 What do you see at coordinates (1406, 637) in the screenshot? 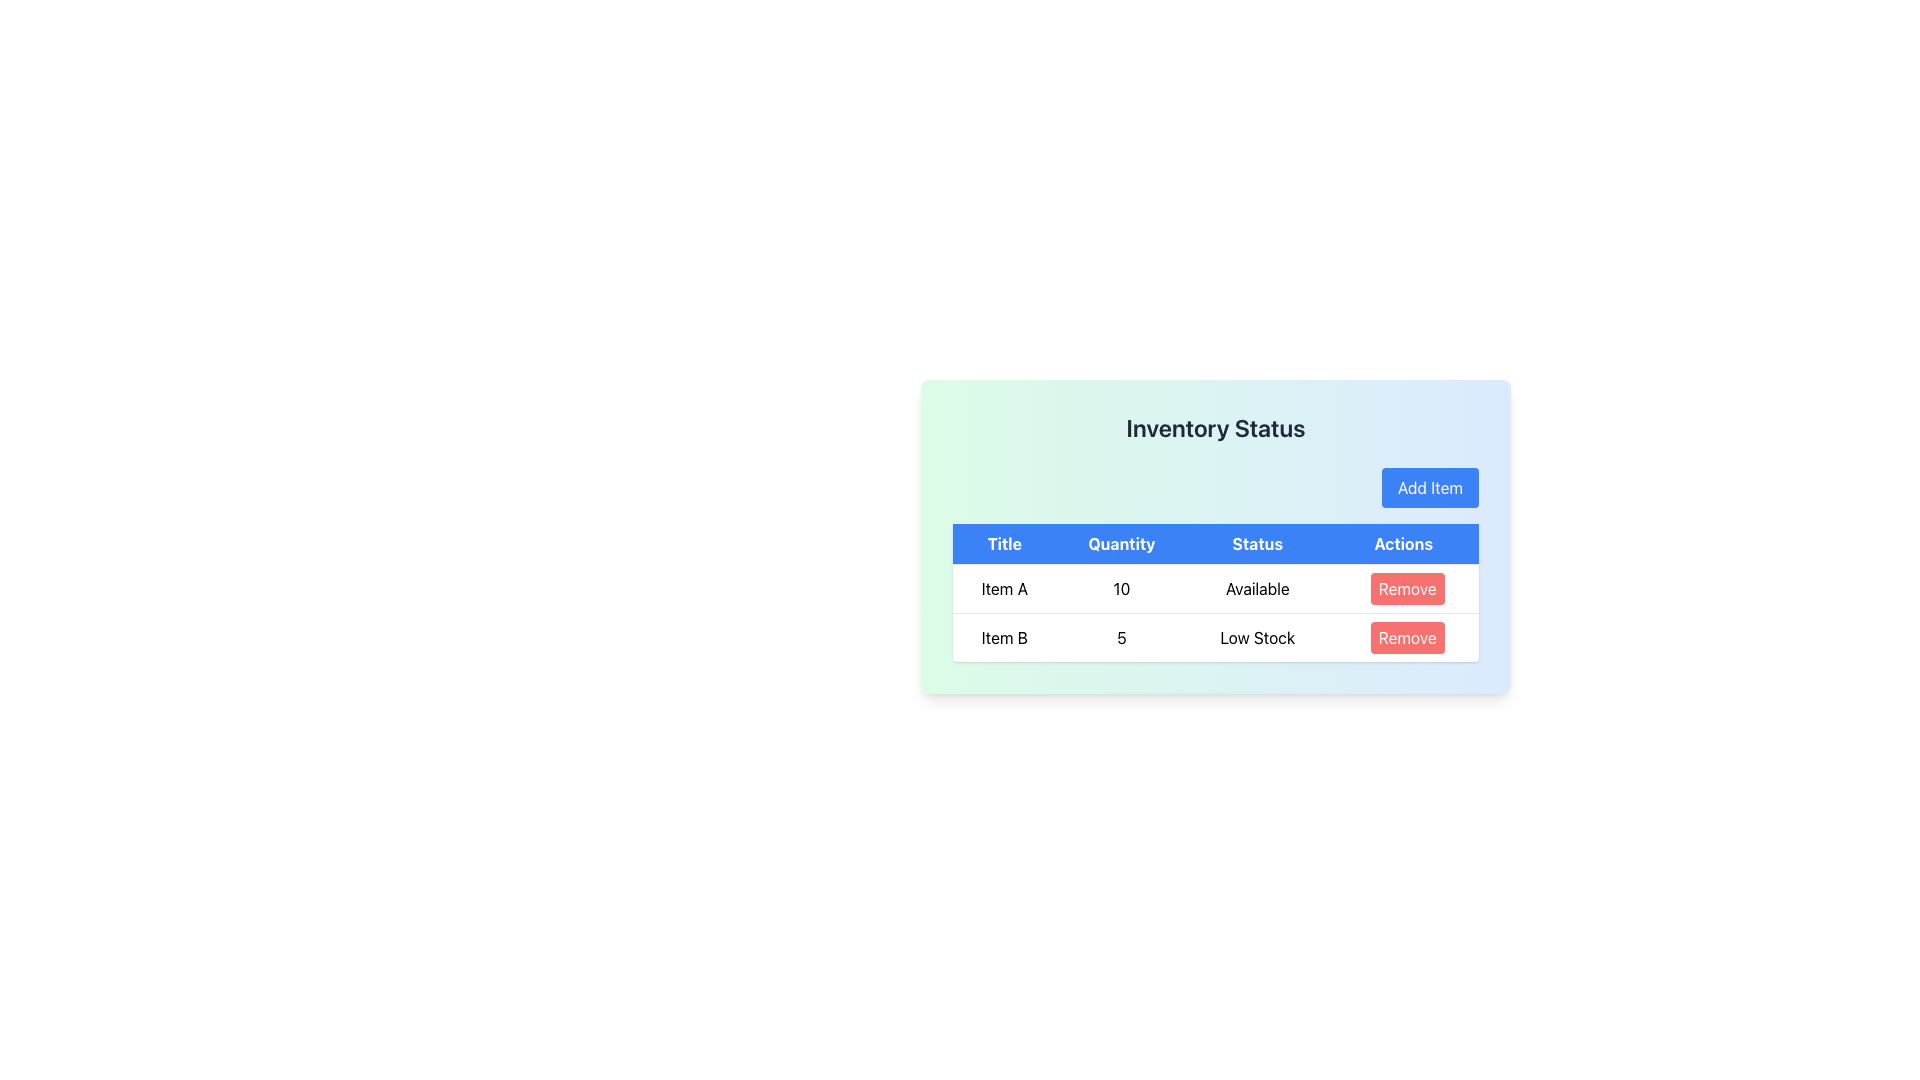
I see `the button in the 'Actions' column of the second row under the 'Inventory Status' heading` at bounding box center [1406, 637].